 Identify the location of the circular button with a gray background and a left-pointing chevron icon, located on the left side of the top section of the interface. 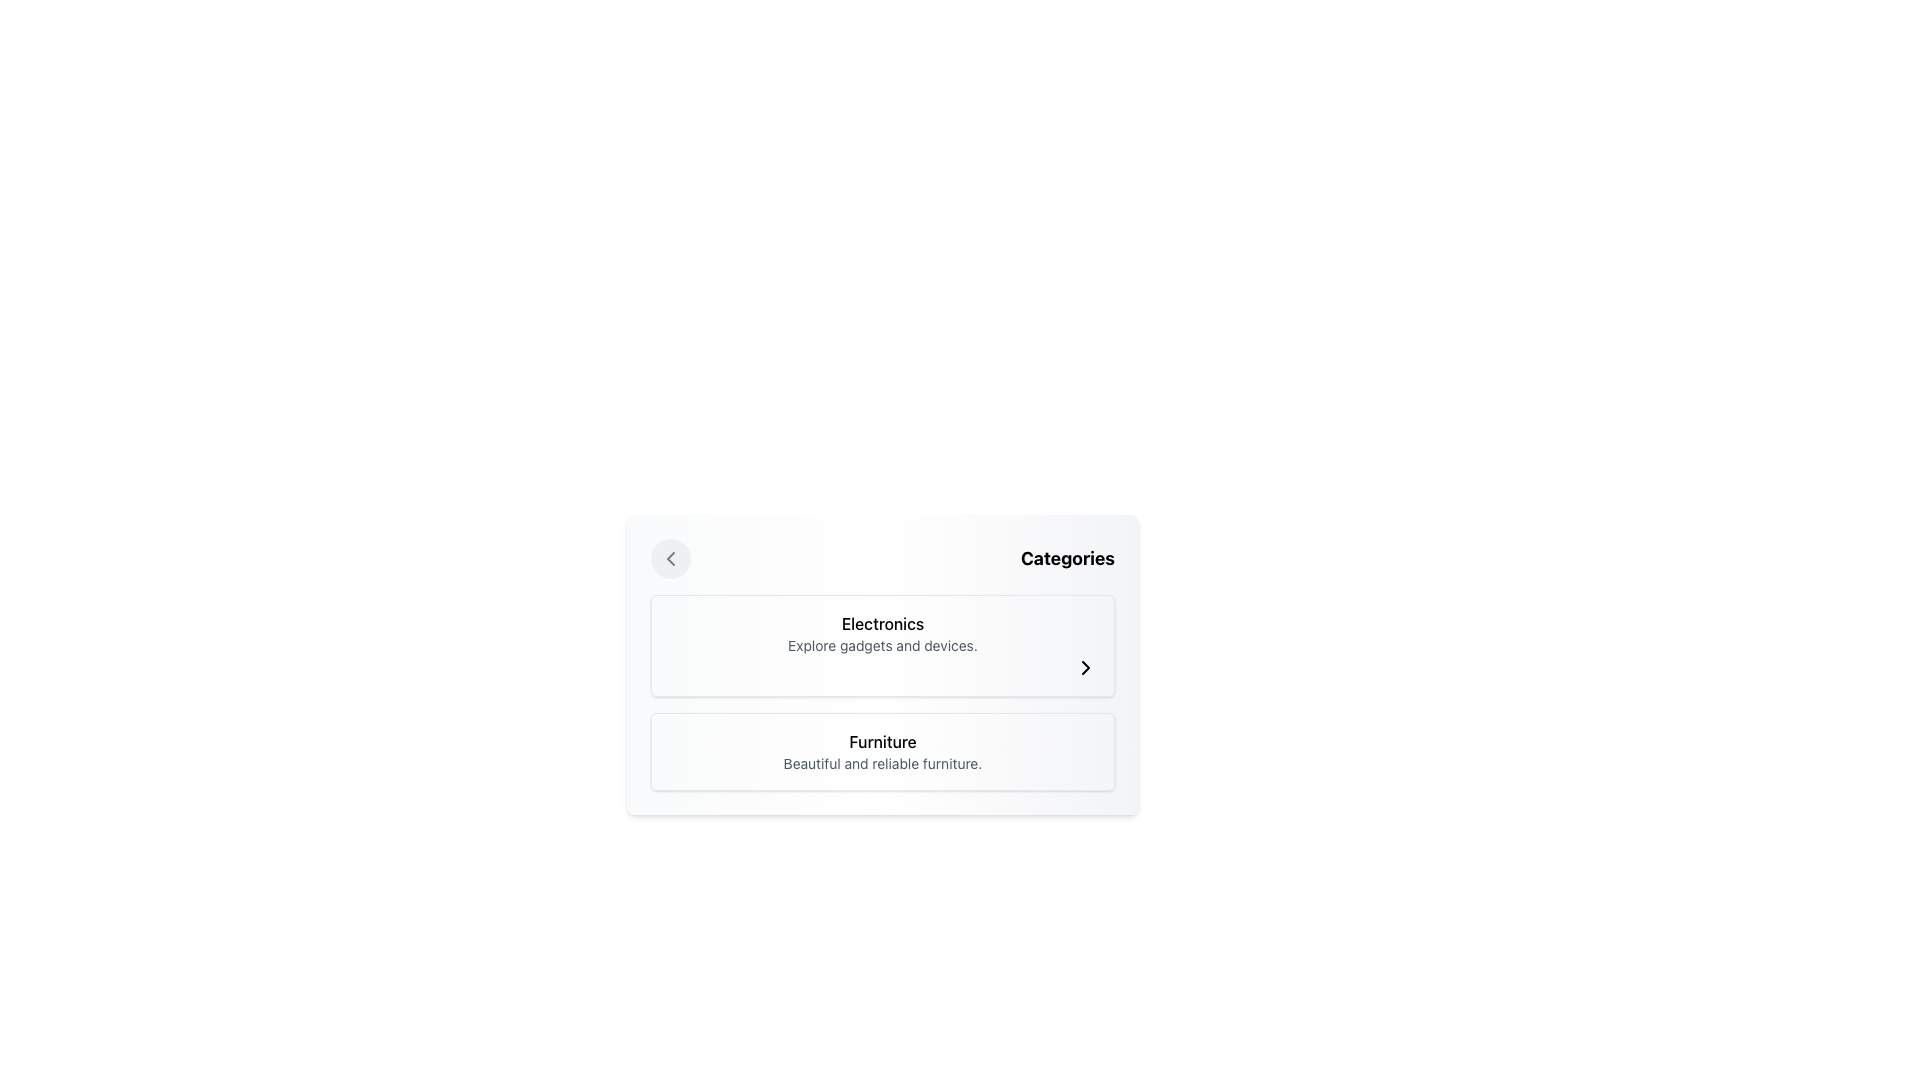
(671, 559).